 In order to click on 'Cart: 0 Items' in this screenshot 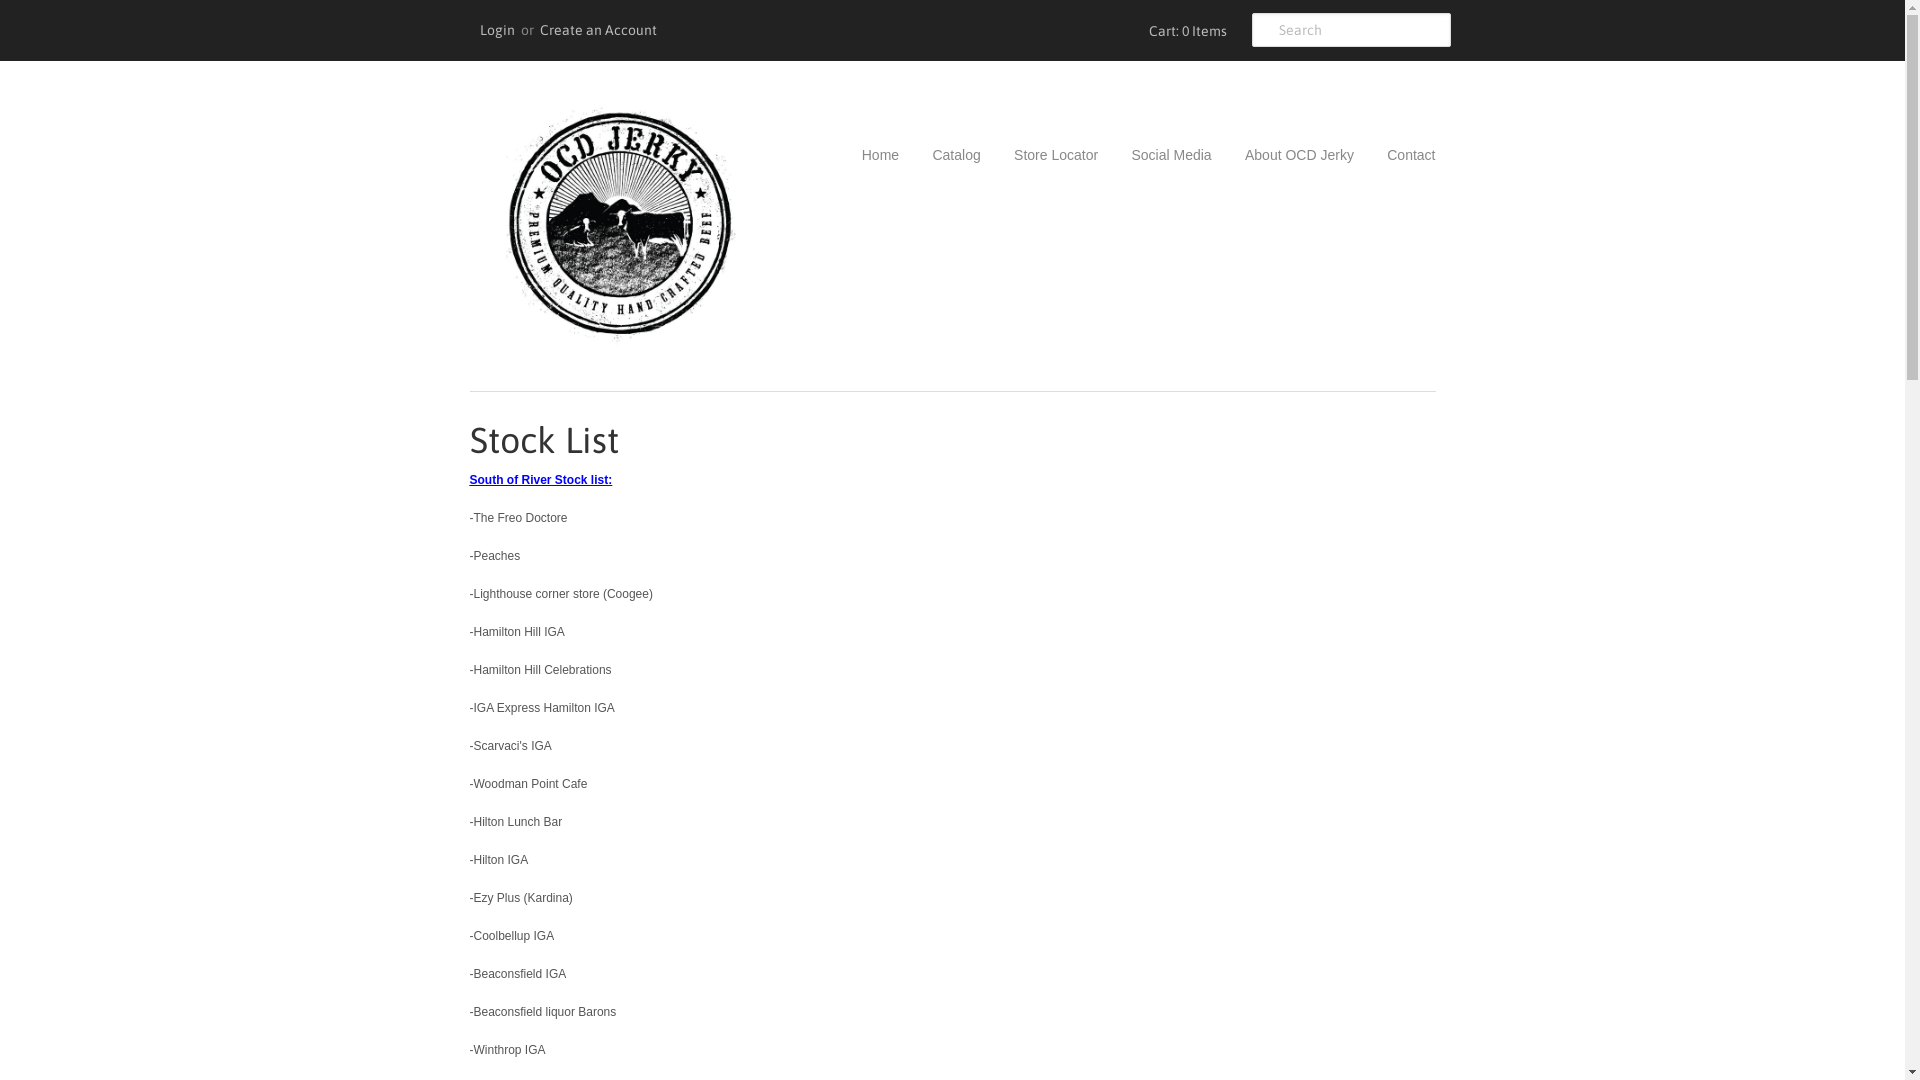, I will do `click(1184, 30)`.